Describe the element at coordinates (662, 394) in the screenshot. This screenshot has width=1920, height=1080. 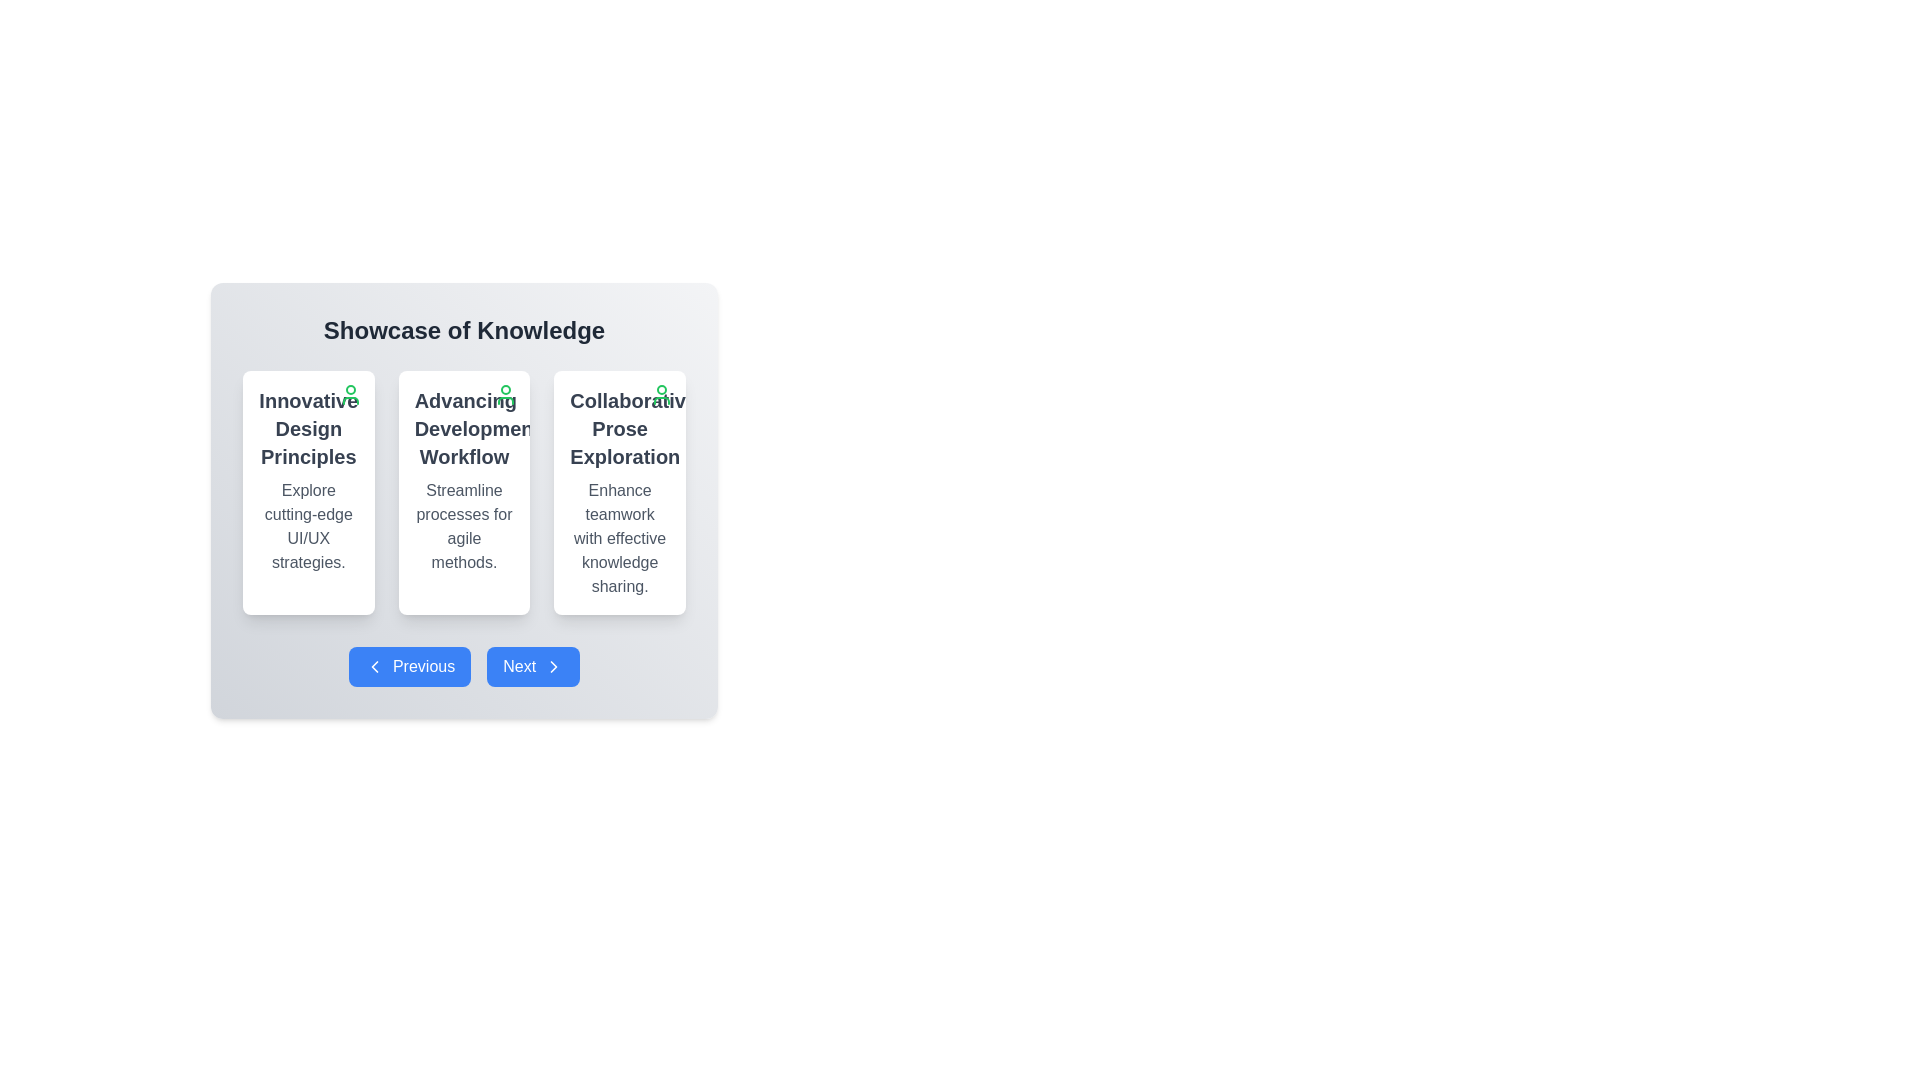
I see `the green user icon located at the top-right corner of the 'Collaborative Prose Exploration' card to interact with user-related options` at that location.